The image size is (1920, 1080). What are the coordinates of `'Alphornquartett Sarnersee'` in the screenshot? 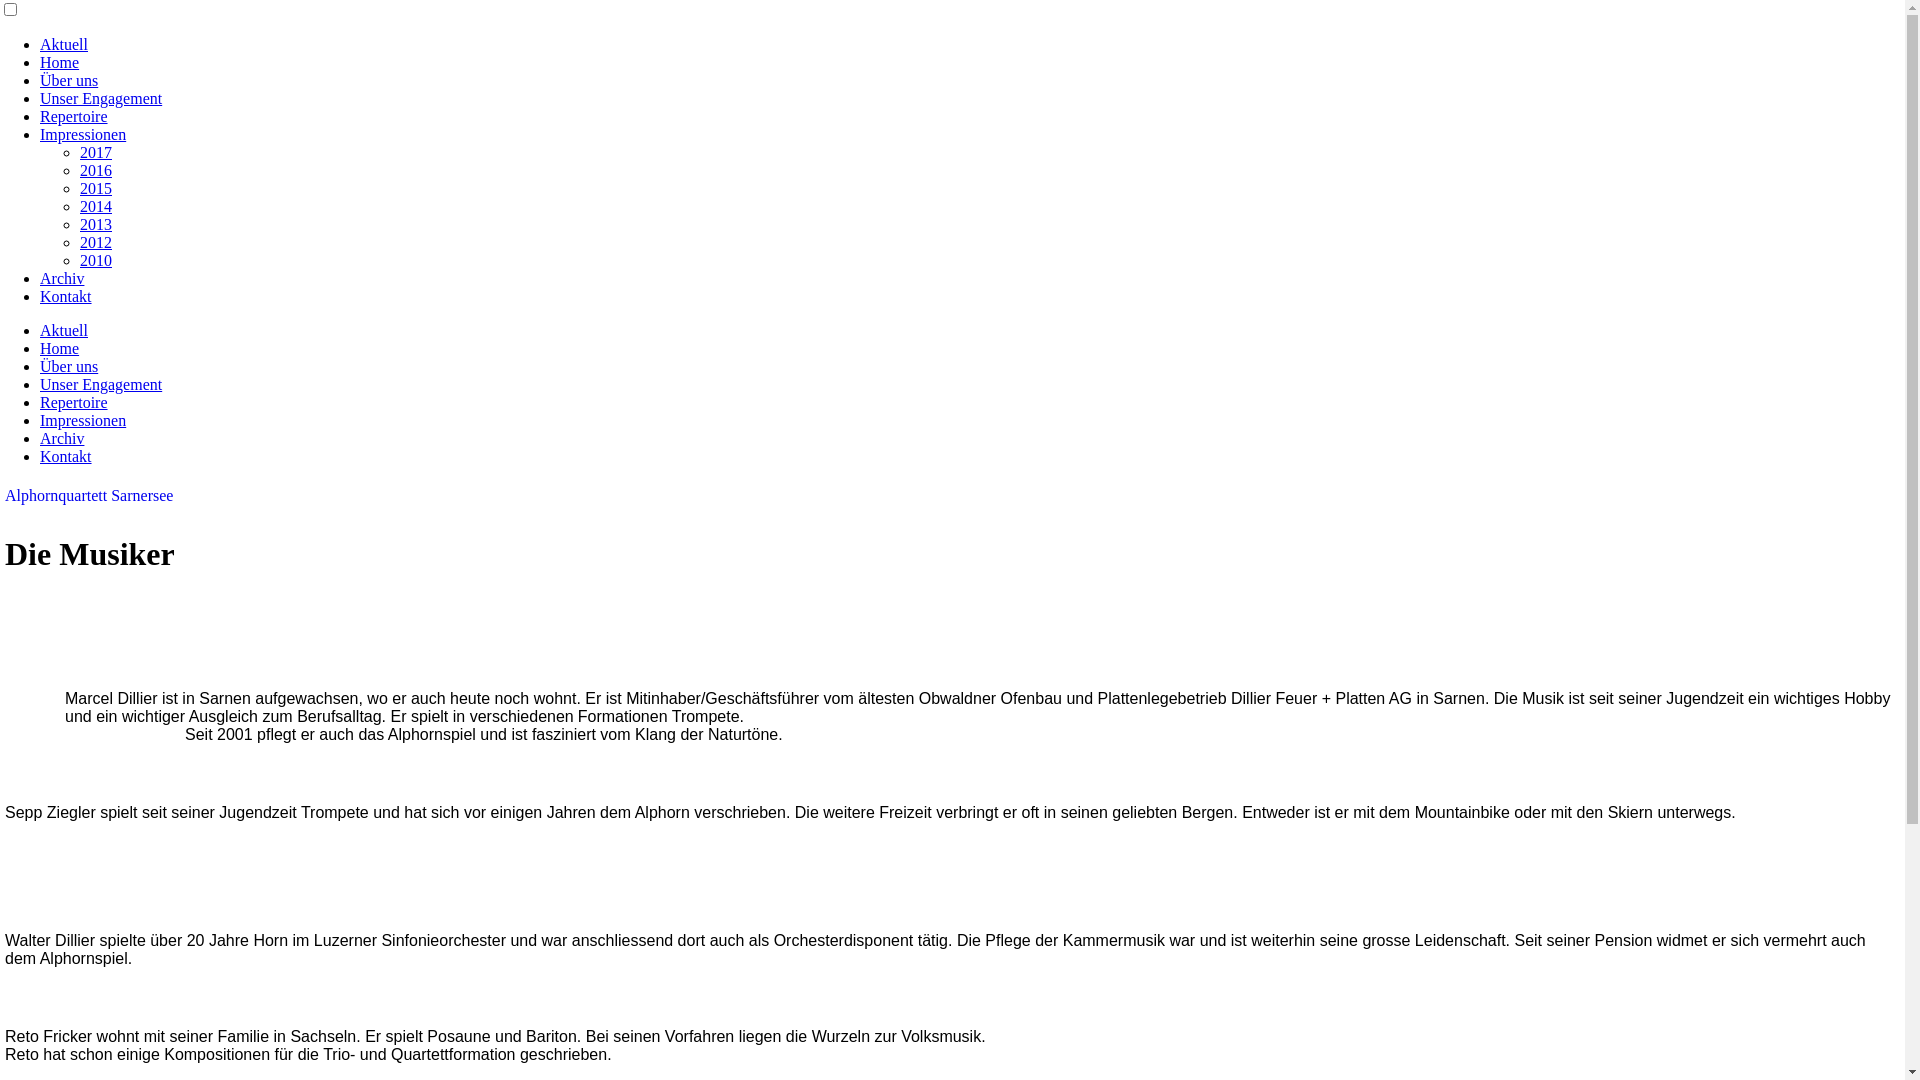 It's located at (4, 495).